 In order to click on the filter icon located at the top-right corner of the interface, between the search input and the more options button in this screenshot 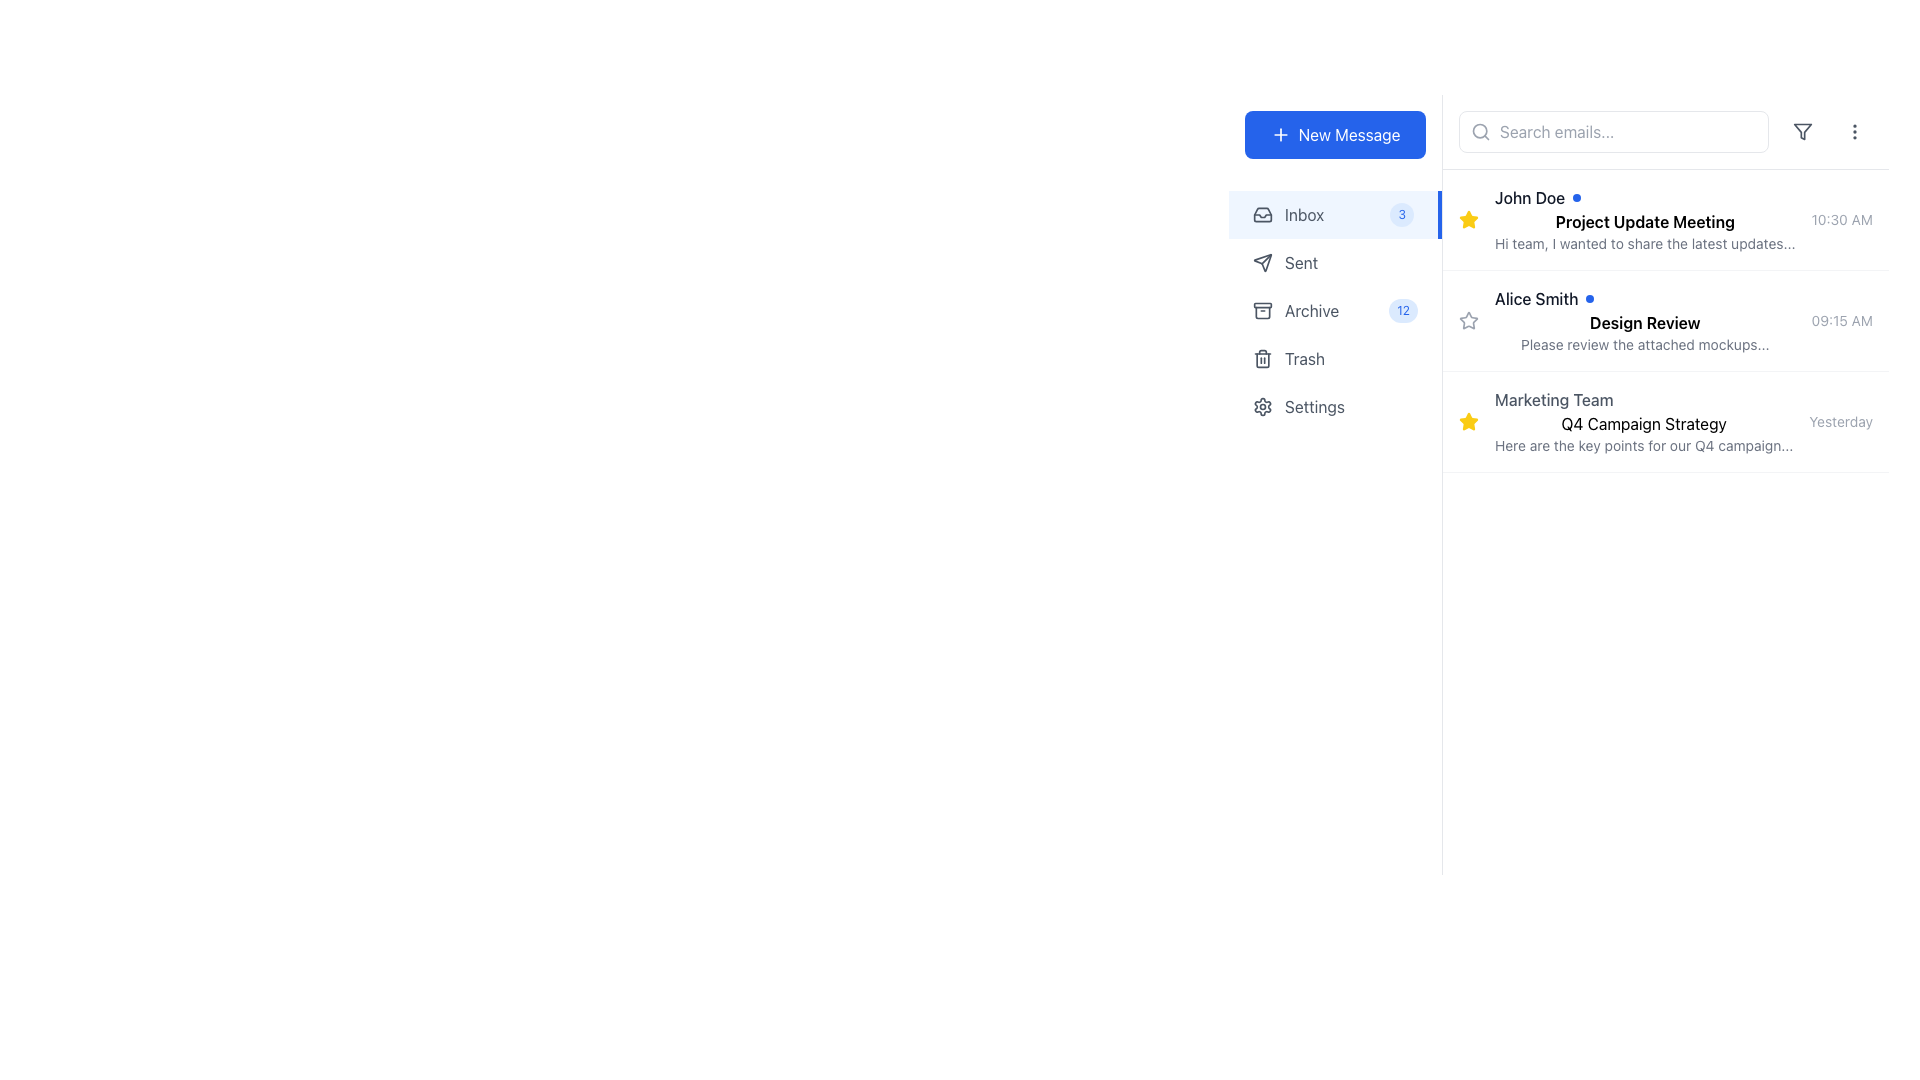, I will do `click(1803, 131)`.